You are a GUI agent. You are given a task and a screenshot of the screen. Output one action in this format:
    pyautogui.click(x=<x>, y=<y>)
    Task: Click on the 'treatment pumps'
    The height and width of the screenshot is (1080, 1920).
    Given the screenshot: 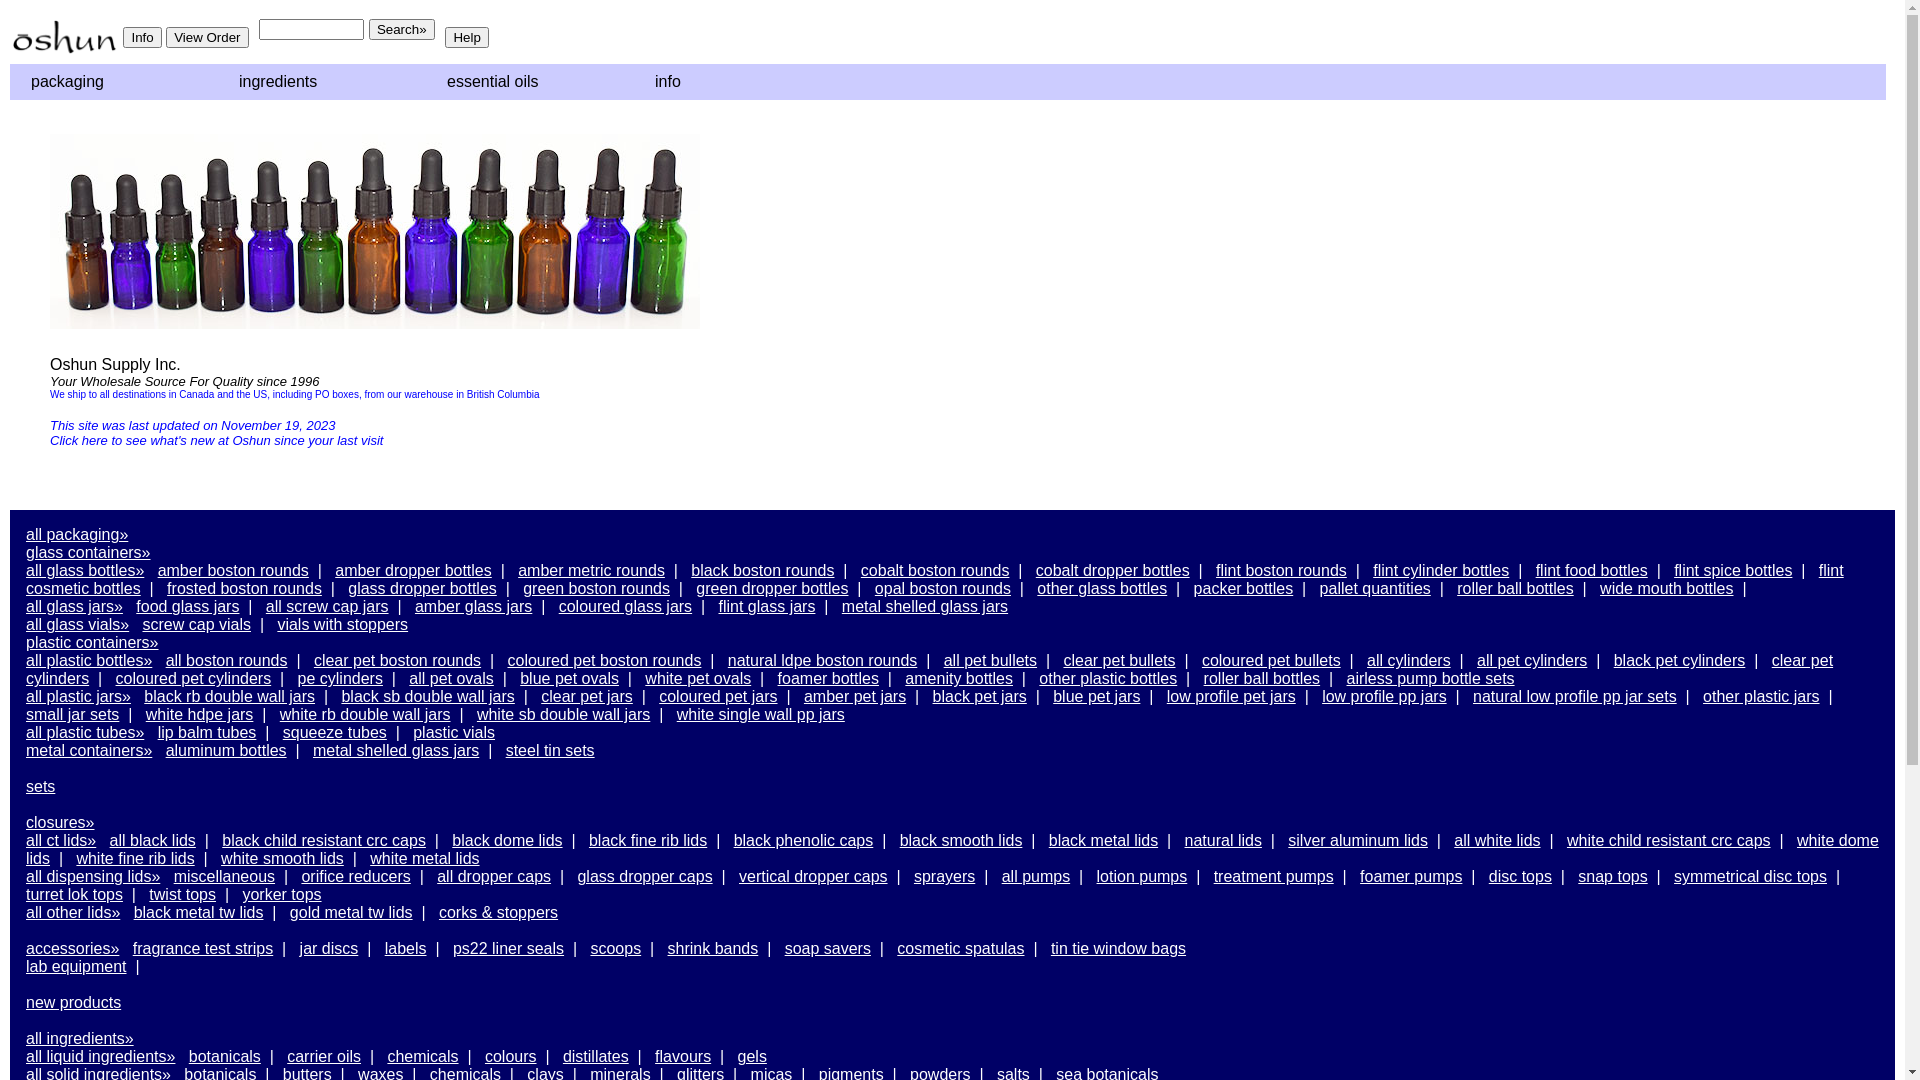 What is the action you would take?
    pyautogui.click(x=1272, y=875)
    